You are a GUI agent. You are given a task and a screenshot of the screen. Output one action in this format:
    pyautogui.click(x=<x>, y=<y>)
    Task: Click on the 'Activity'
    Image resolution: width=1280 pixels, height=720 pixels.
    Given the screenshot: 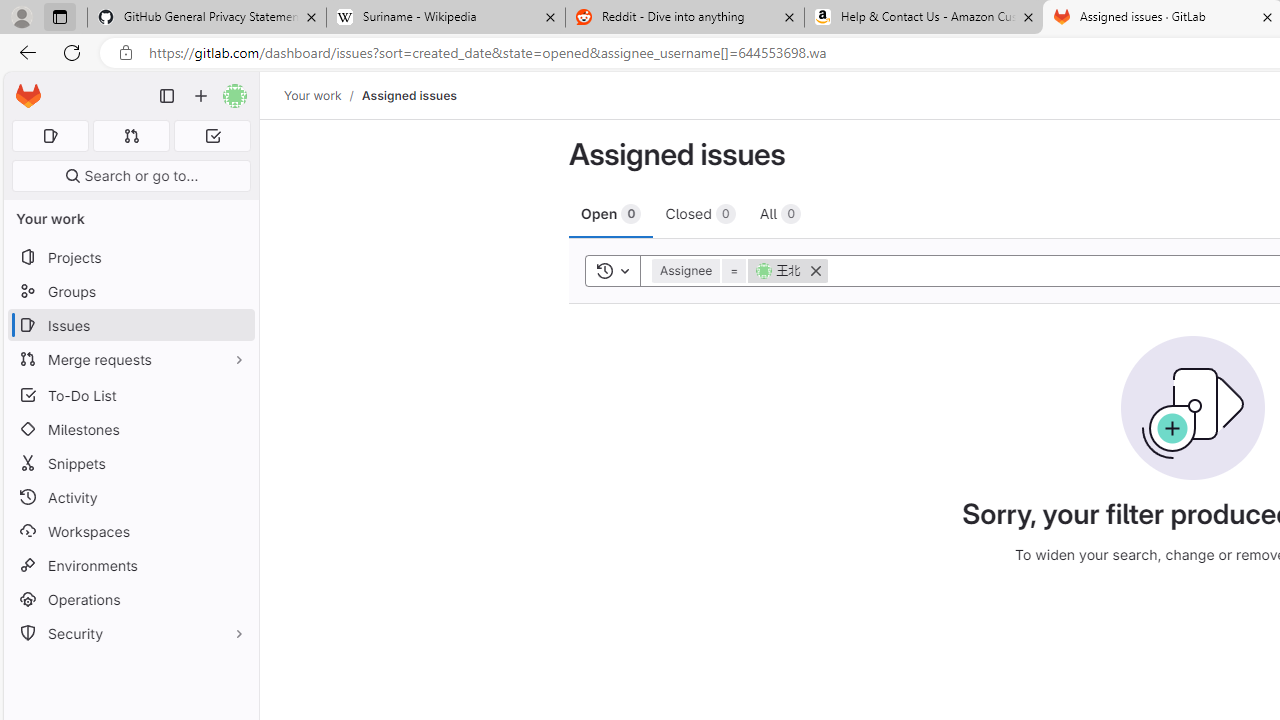 What is the action you would take?
    pyautogui.click(x=130, y=496)
    